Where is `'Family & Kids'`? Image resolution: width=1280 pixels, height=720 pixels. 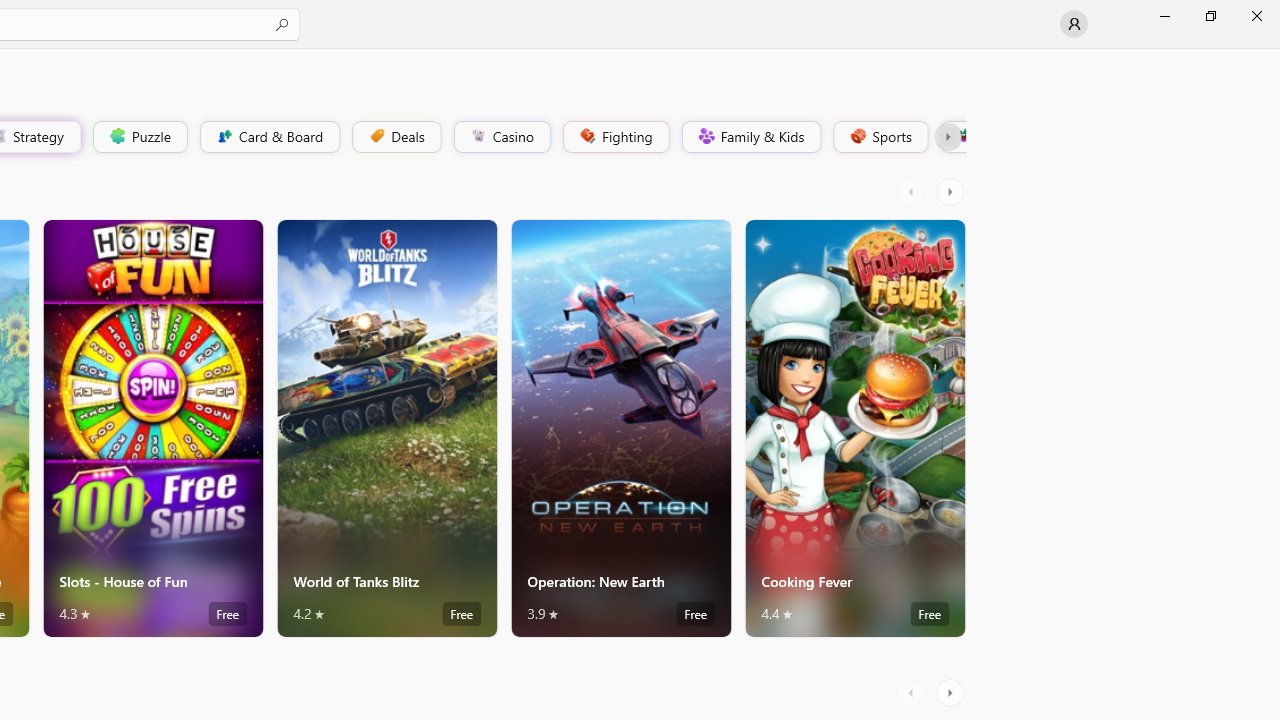 'Family & Kids' is located at coordinates (749, 135).